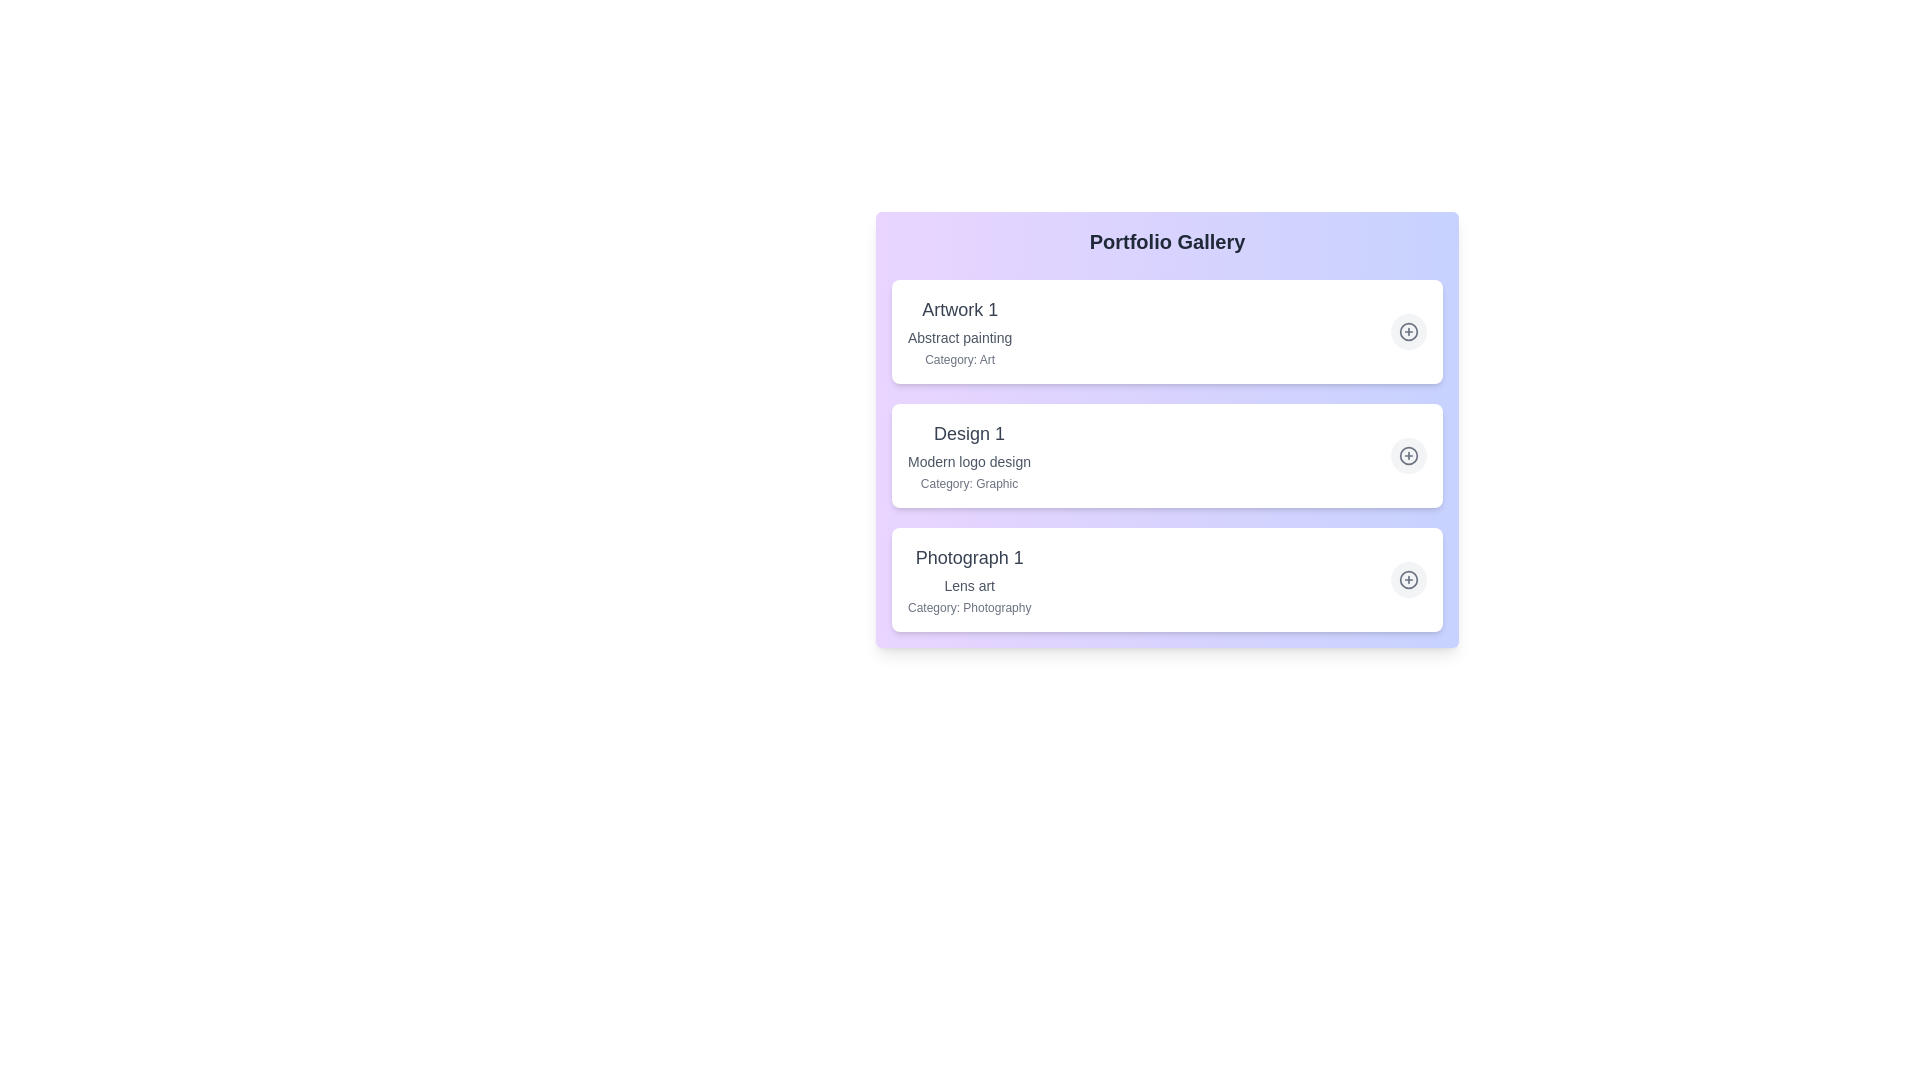 Image resolution: width=1920 pixels, height=1080 pixels. I want to click on plus icon for the item titled Artwork 1, so click(1408, 330).